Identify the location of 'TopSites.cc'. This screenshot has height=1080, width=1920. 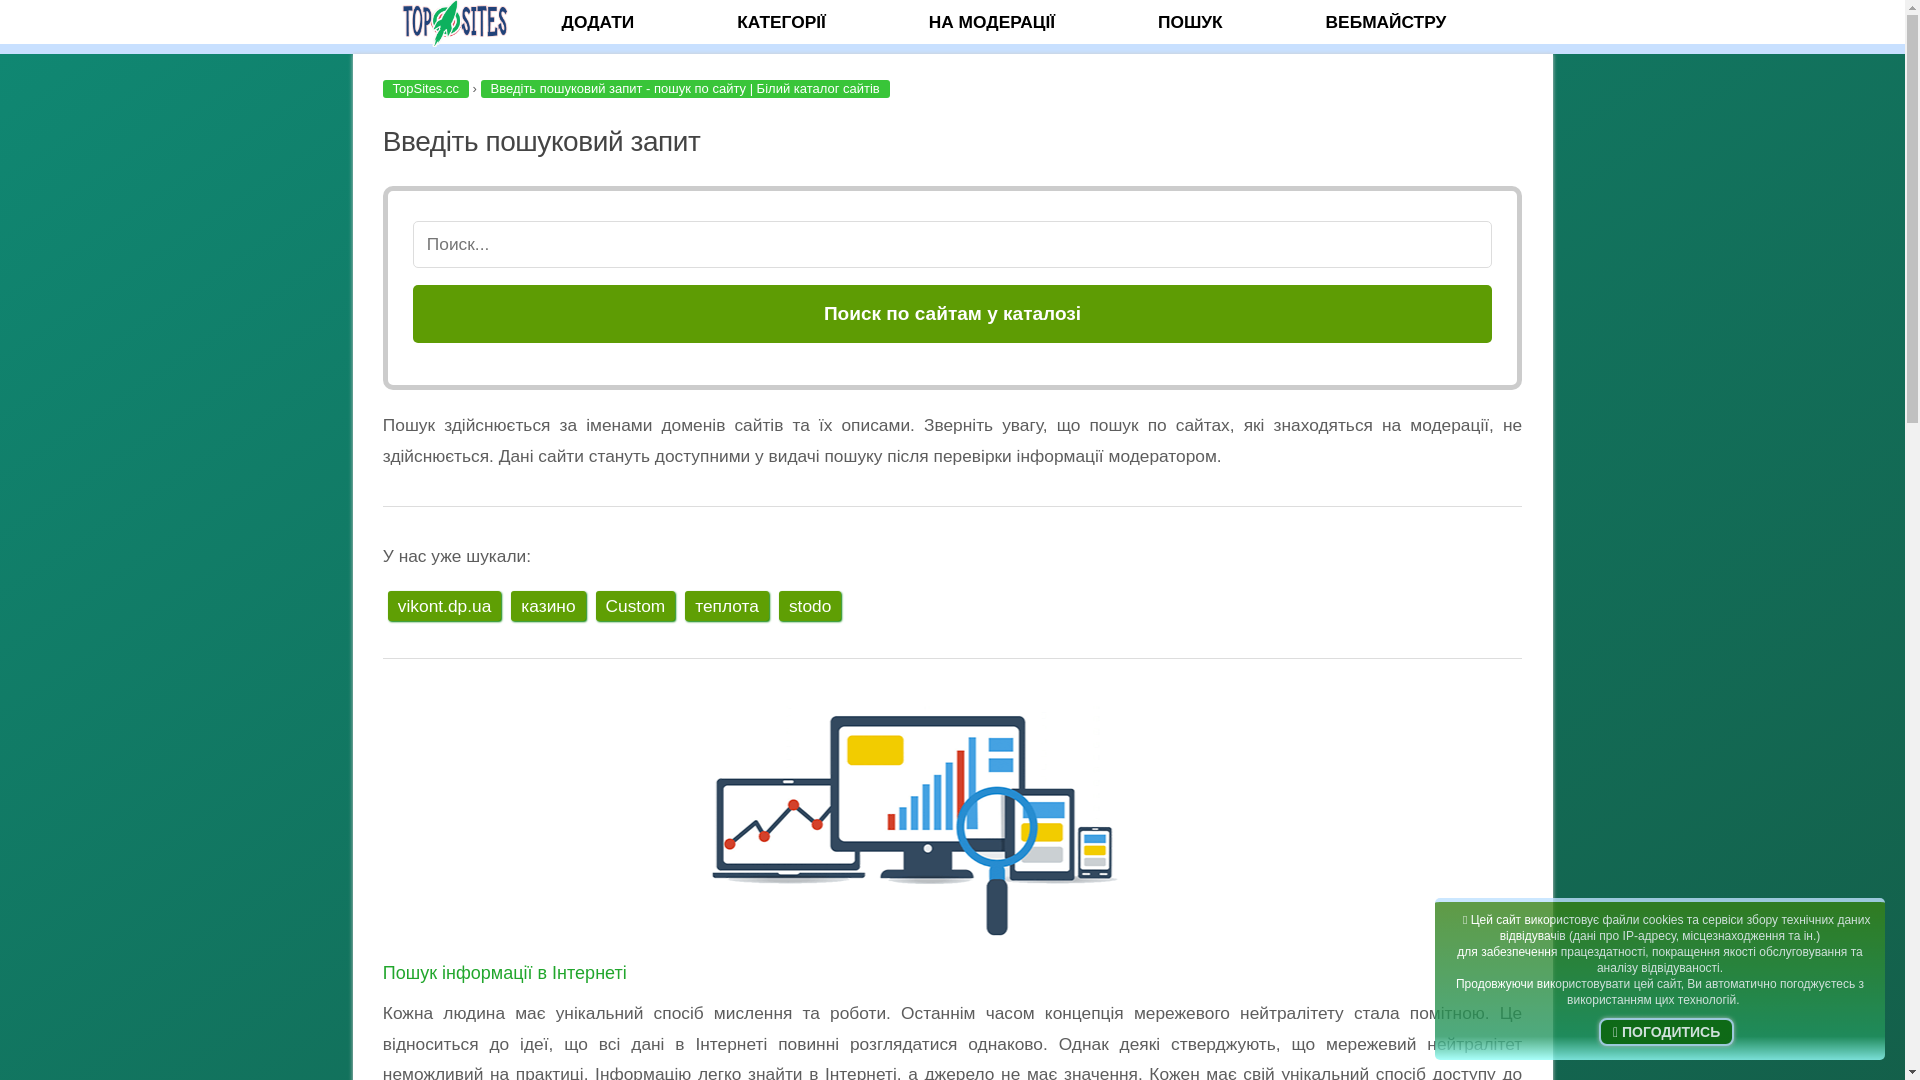
(424, 87).